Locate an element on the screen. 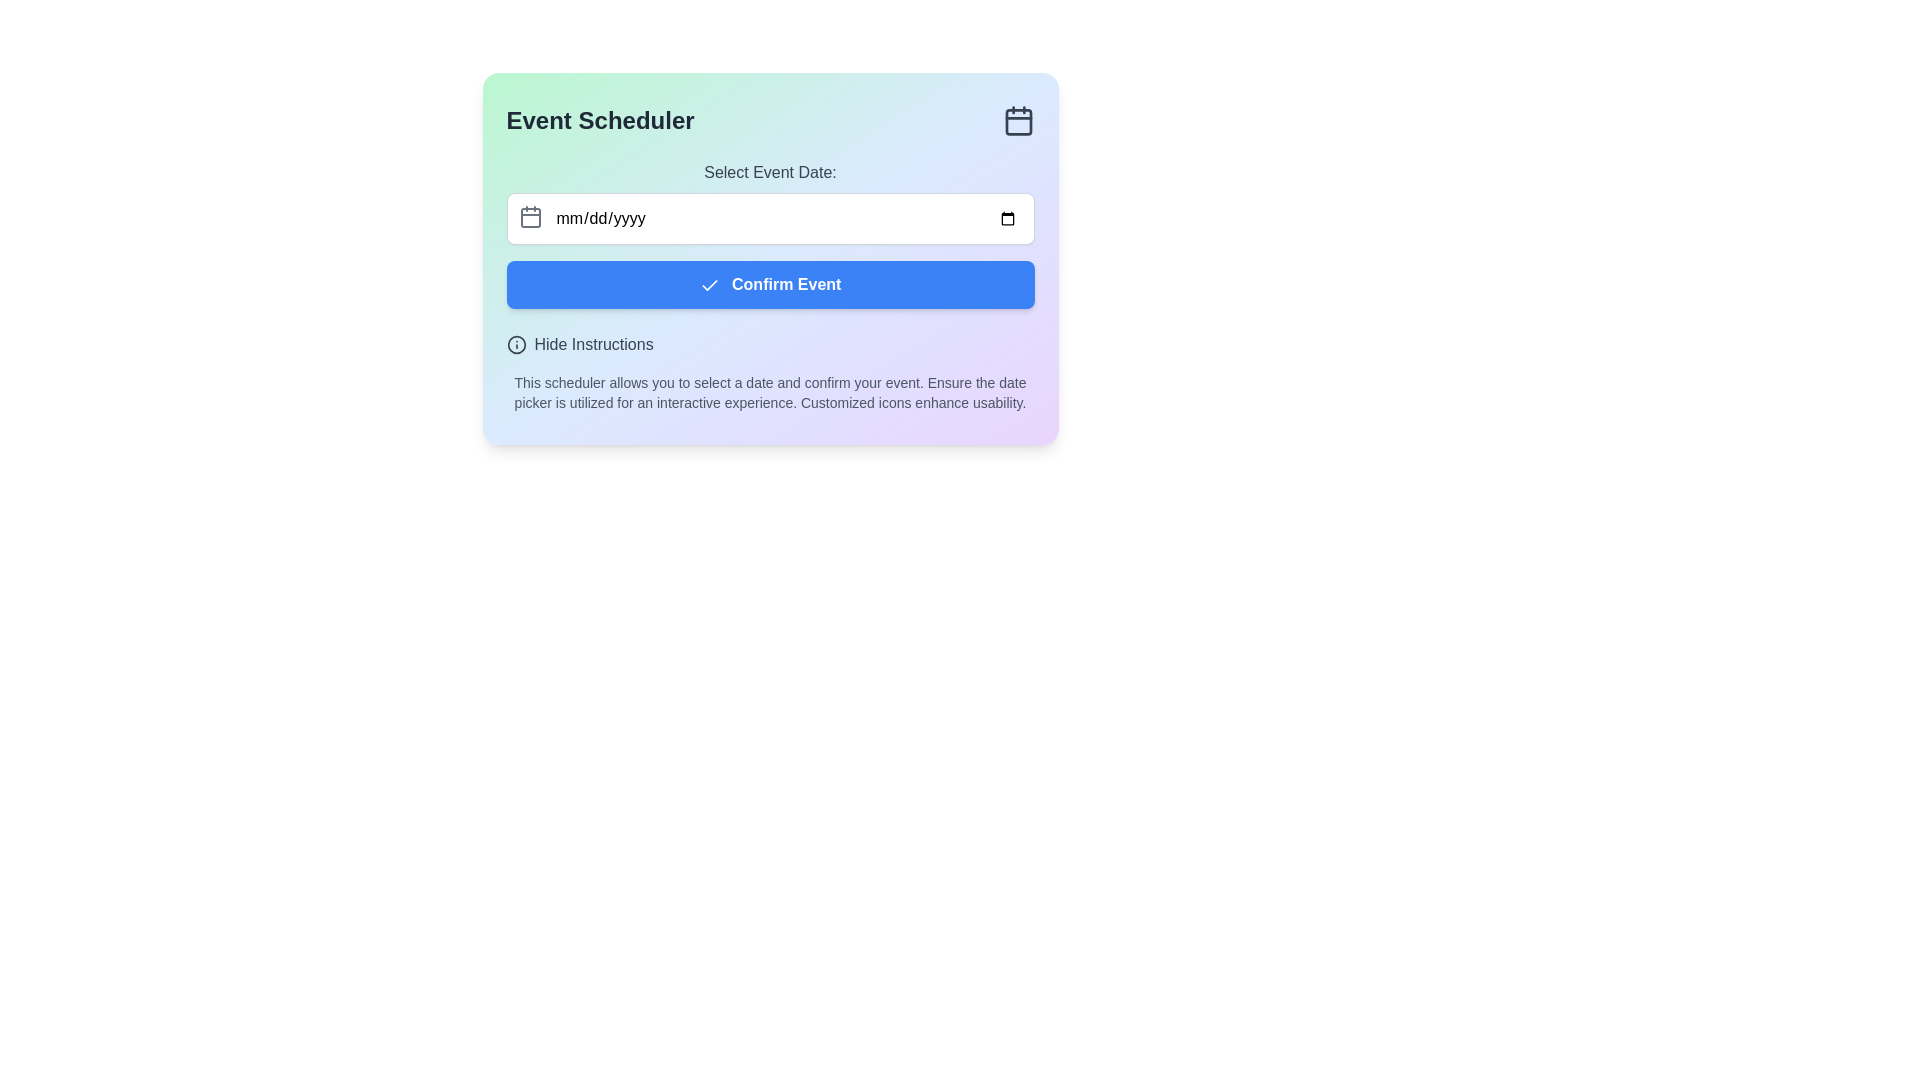 The height and width of the screenshot is (1080, 1920). the blue 'Confirm Event' button located within the gradient card labeled 'Event Scheduler' is located at coordinates (769, 257).